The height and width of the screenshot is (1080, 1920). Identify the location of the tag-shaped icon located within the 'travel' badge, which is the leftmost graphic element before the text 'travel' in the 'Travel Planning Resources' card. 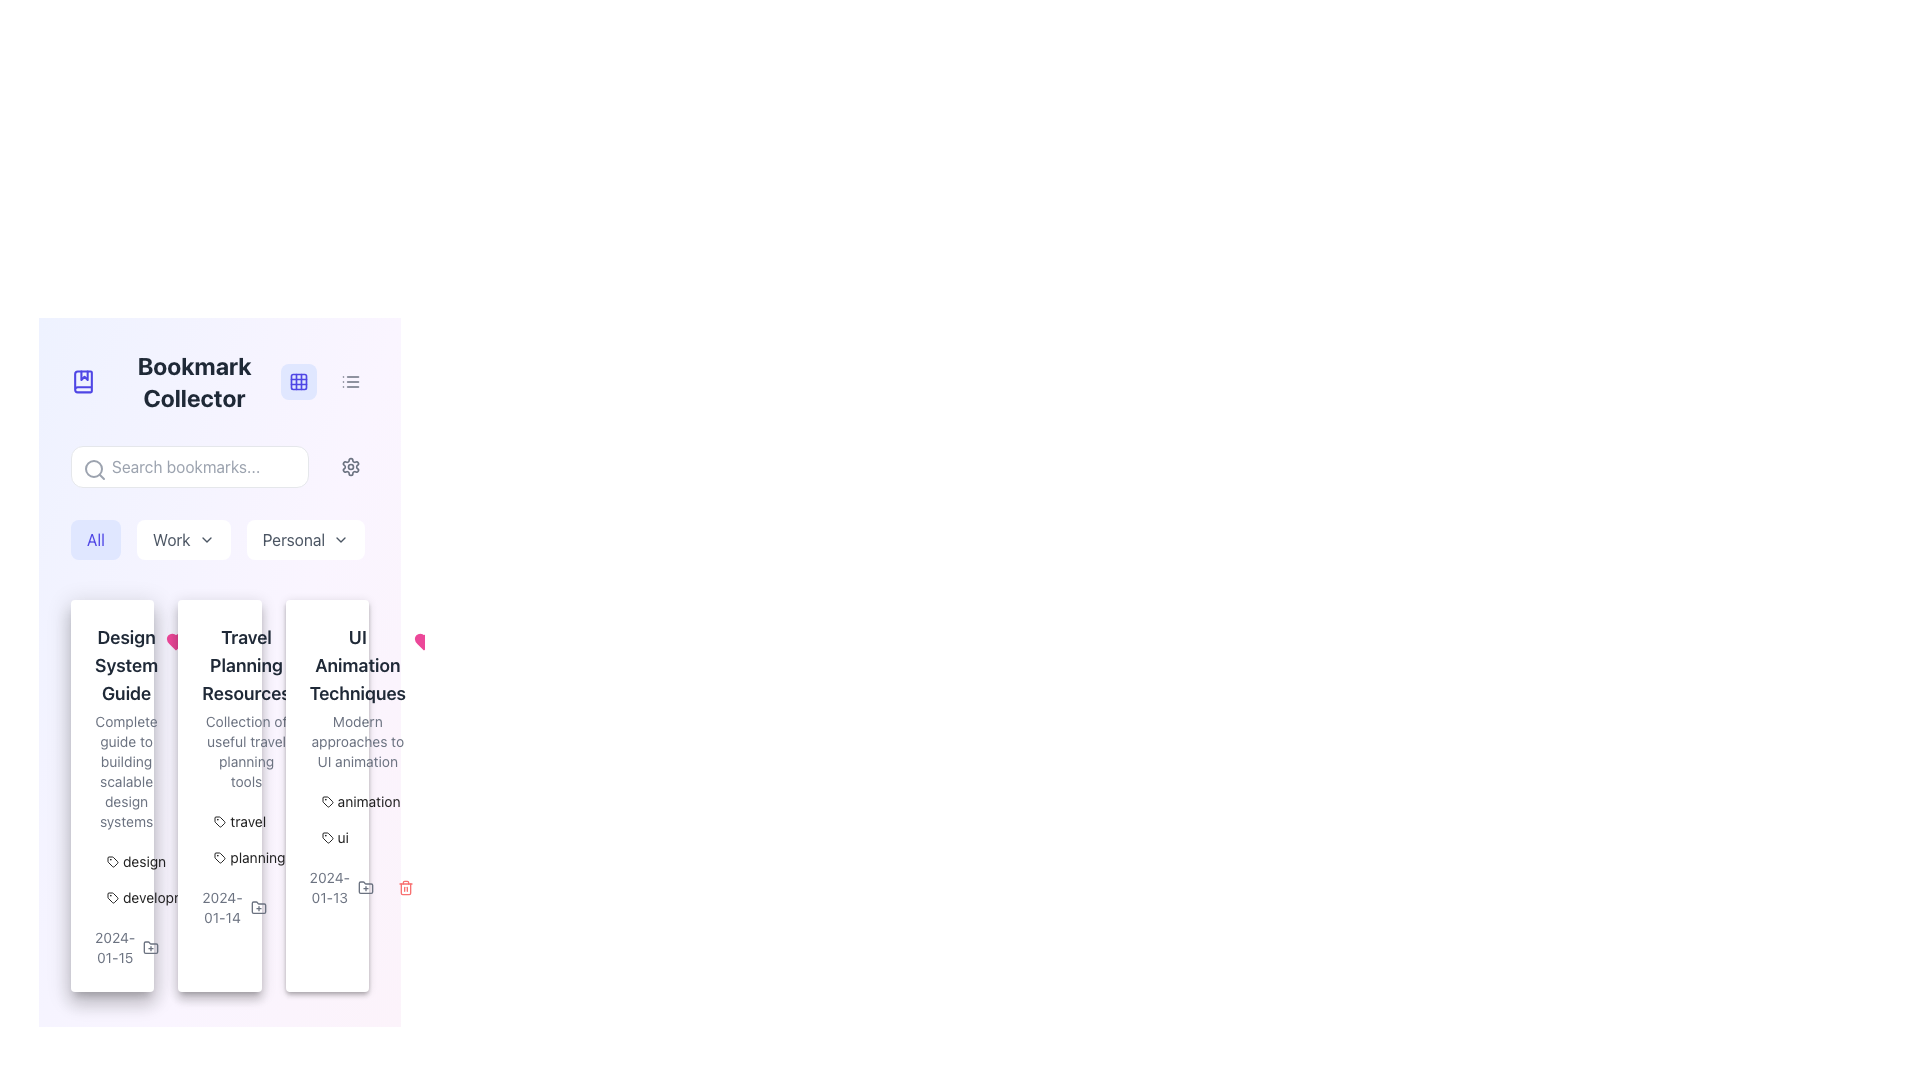
(220, 821).